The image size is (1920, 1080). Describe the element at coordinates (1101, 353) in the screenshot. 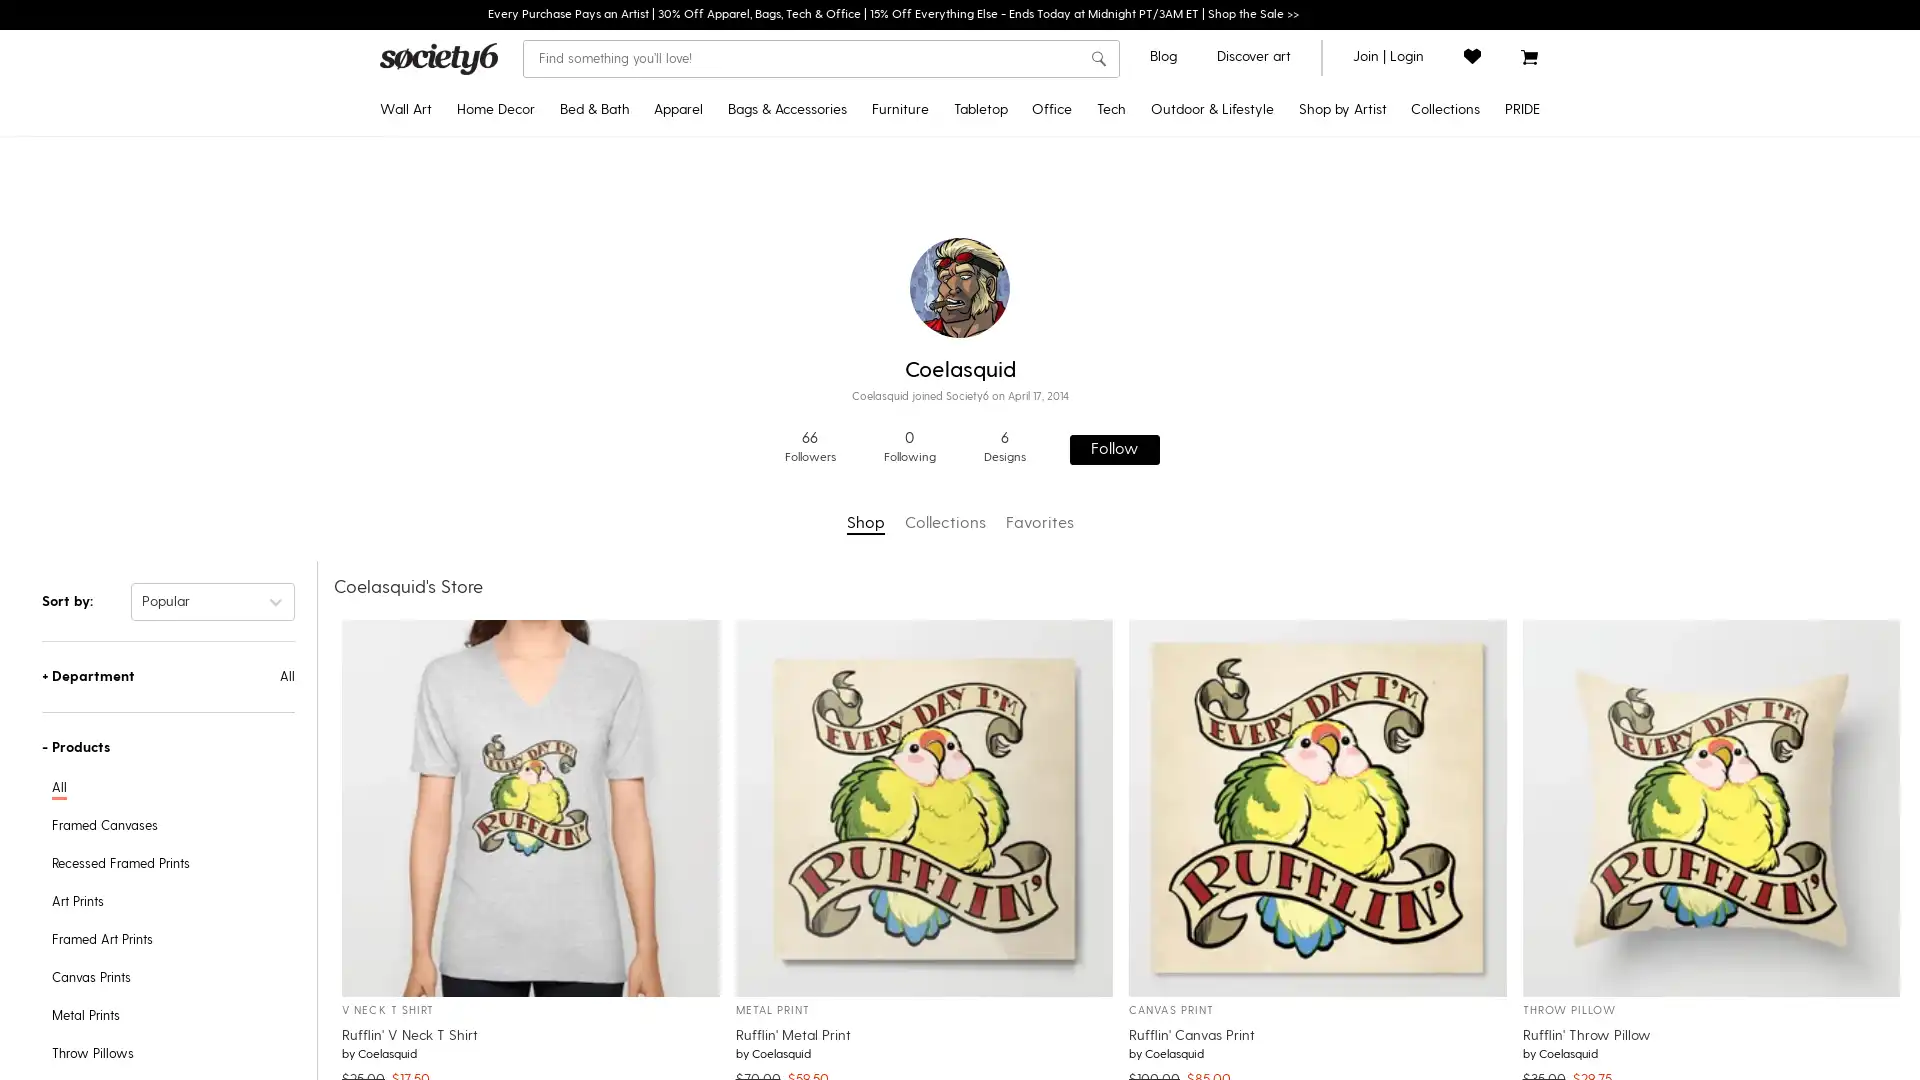

I see `Pencil Cases` at that location.